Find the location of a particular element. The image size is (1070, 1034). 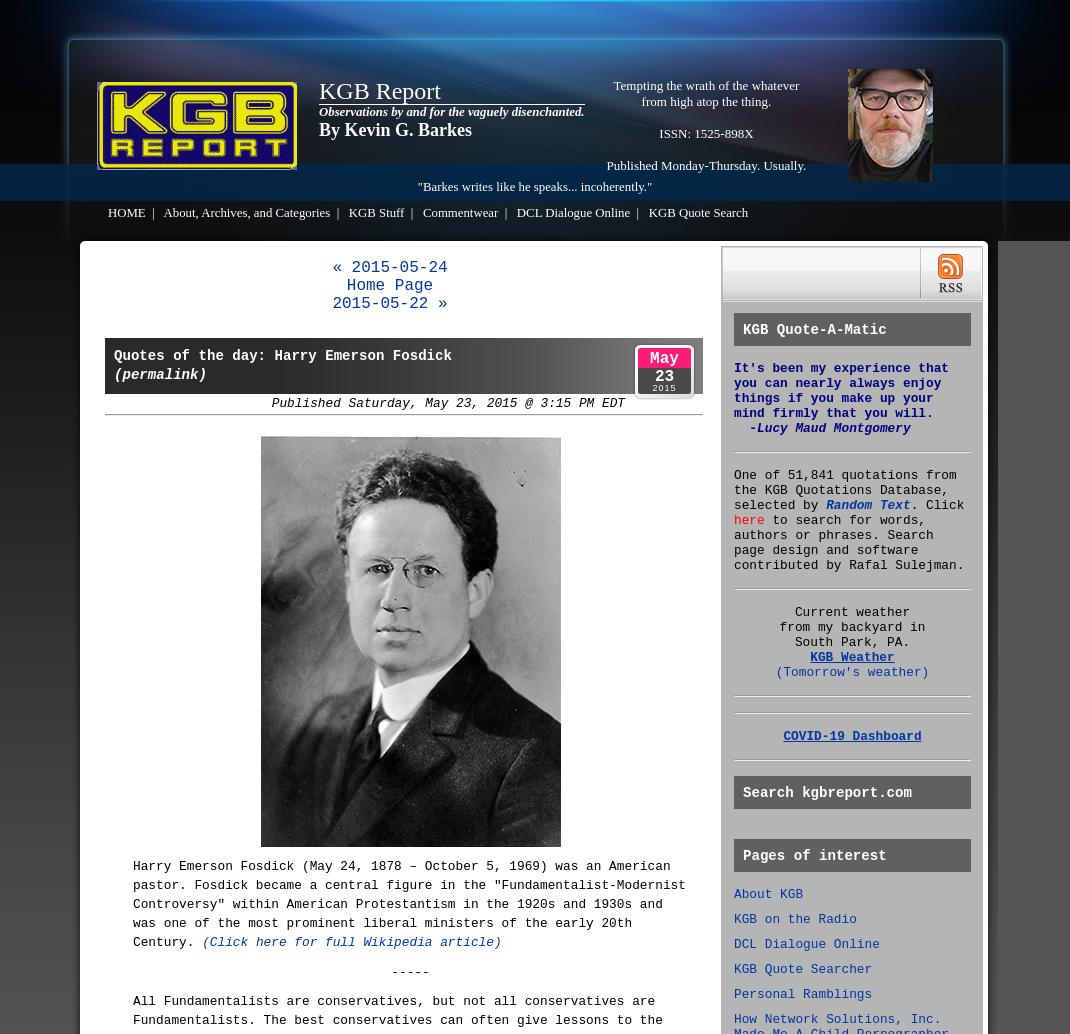

'(permalink)' is located at coordinates (159, 374).